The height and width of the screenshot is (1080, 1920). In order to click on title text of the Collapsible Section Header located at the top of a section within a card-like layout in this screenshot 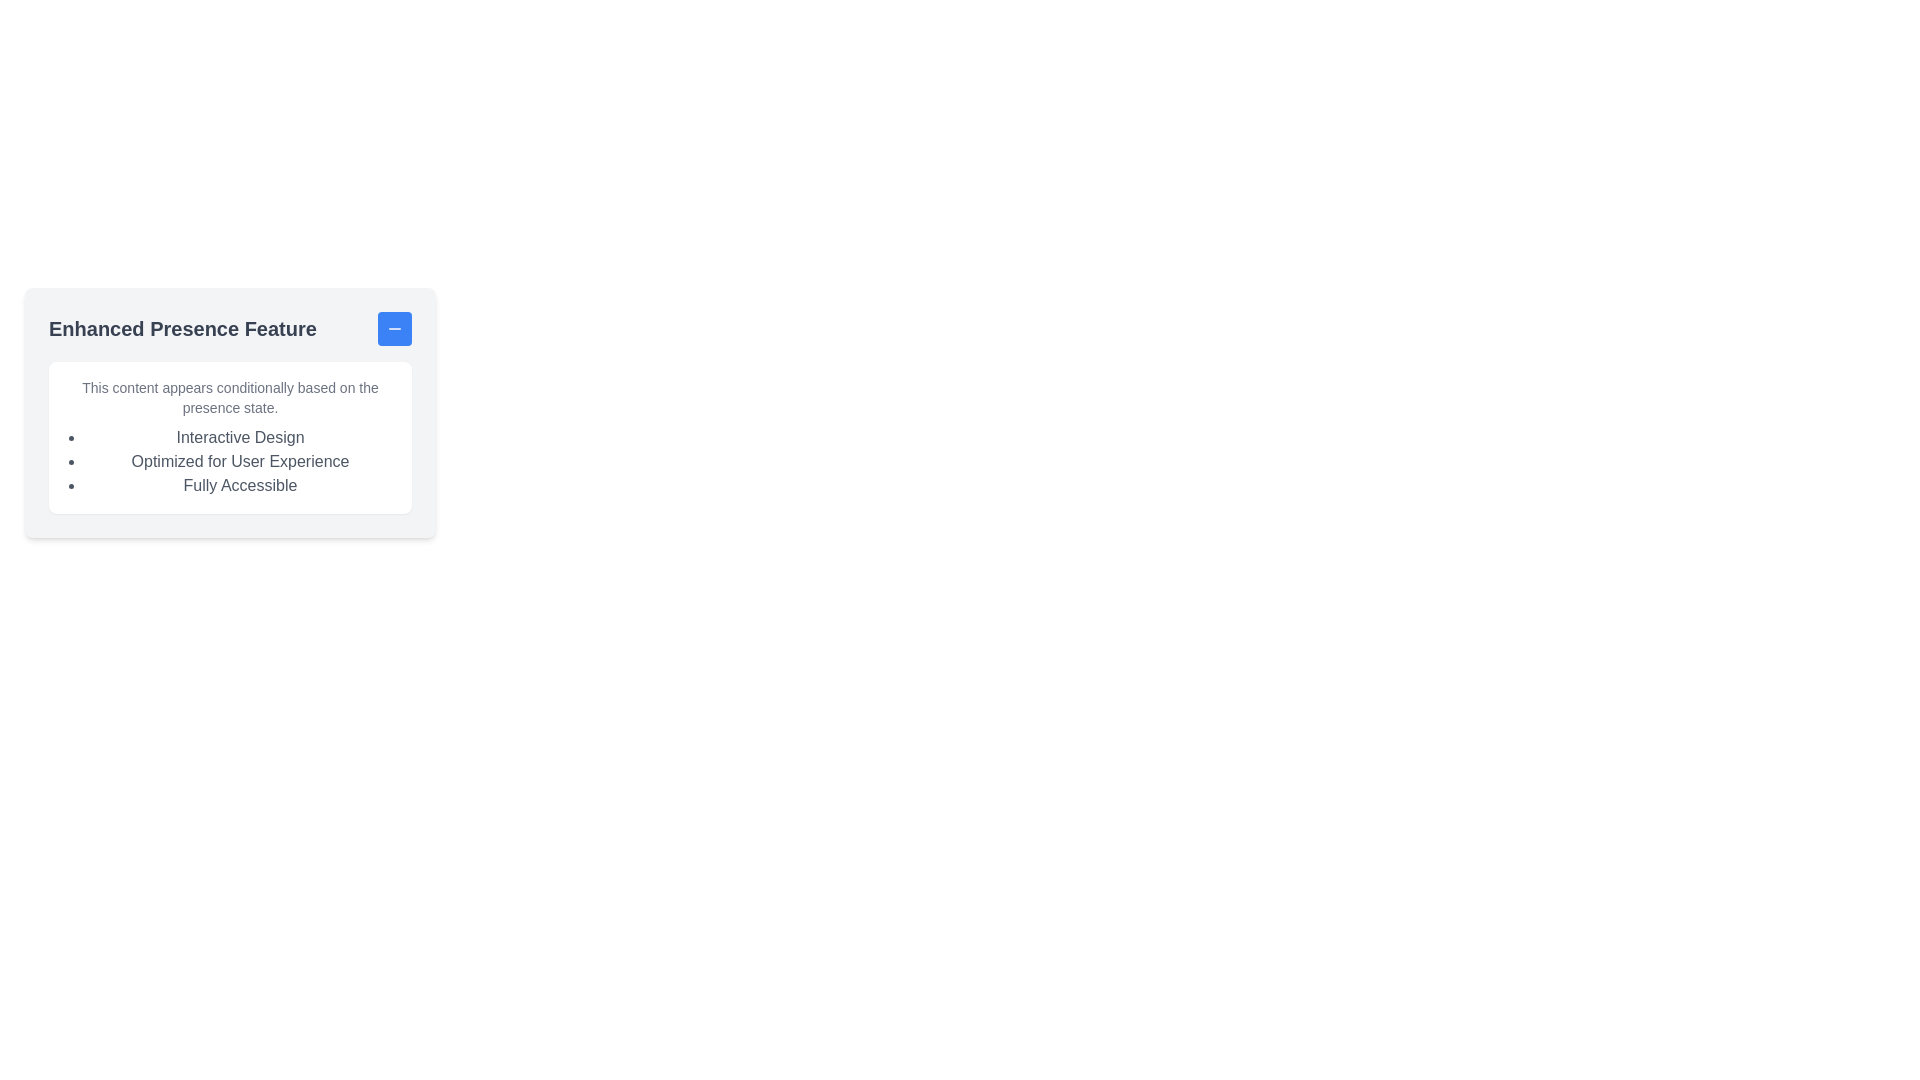, I will do `click(230, 327)`.